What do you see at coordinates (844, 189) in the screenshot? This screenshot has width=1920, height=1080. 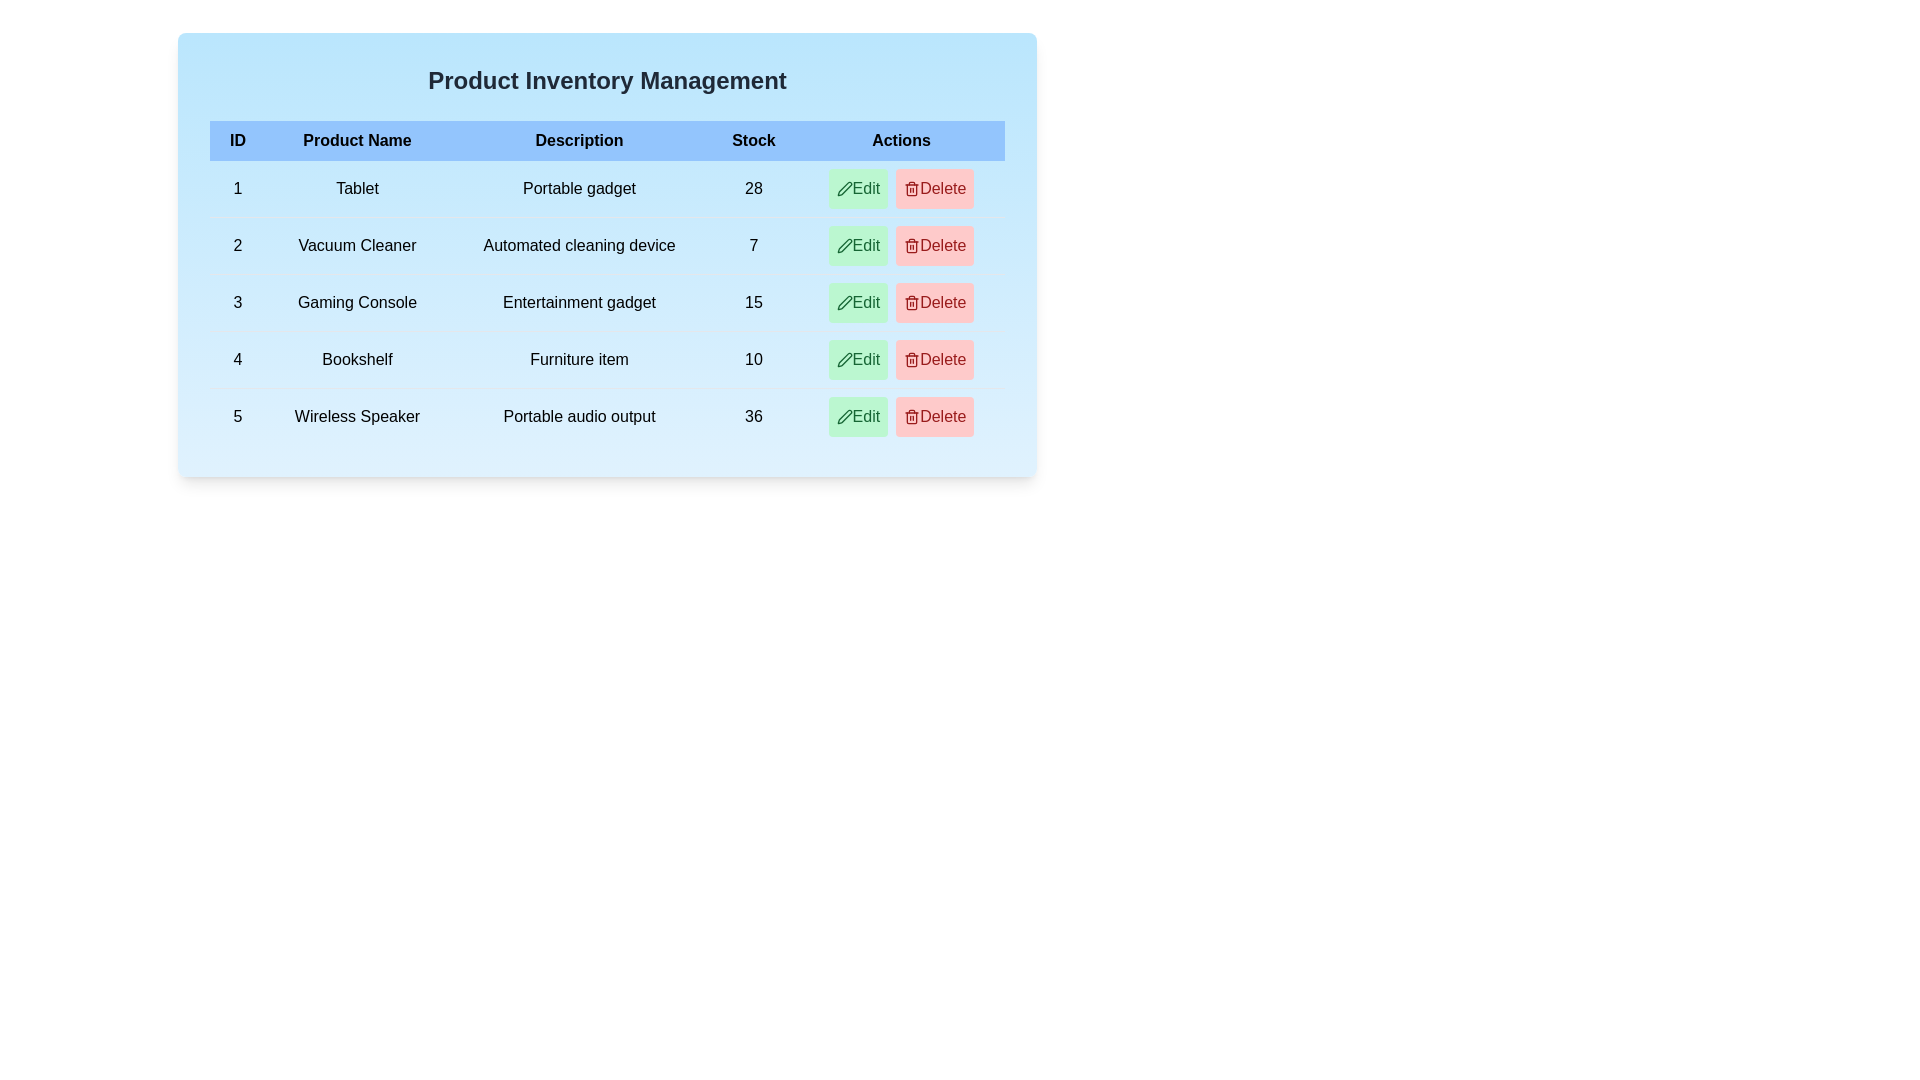 I see `the green pen-shaped icon located in the header row of the table, inside the 'Actions' column of the first row, directly left of the 'Edit' button` at bounding box center [844, 189].